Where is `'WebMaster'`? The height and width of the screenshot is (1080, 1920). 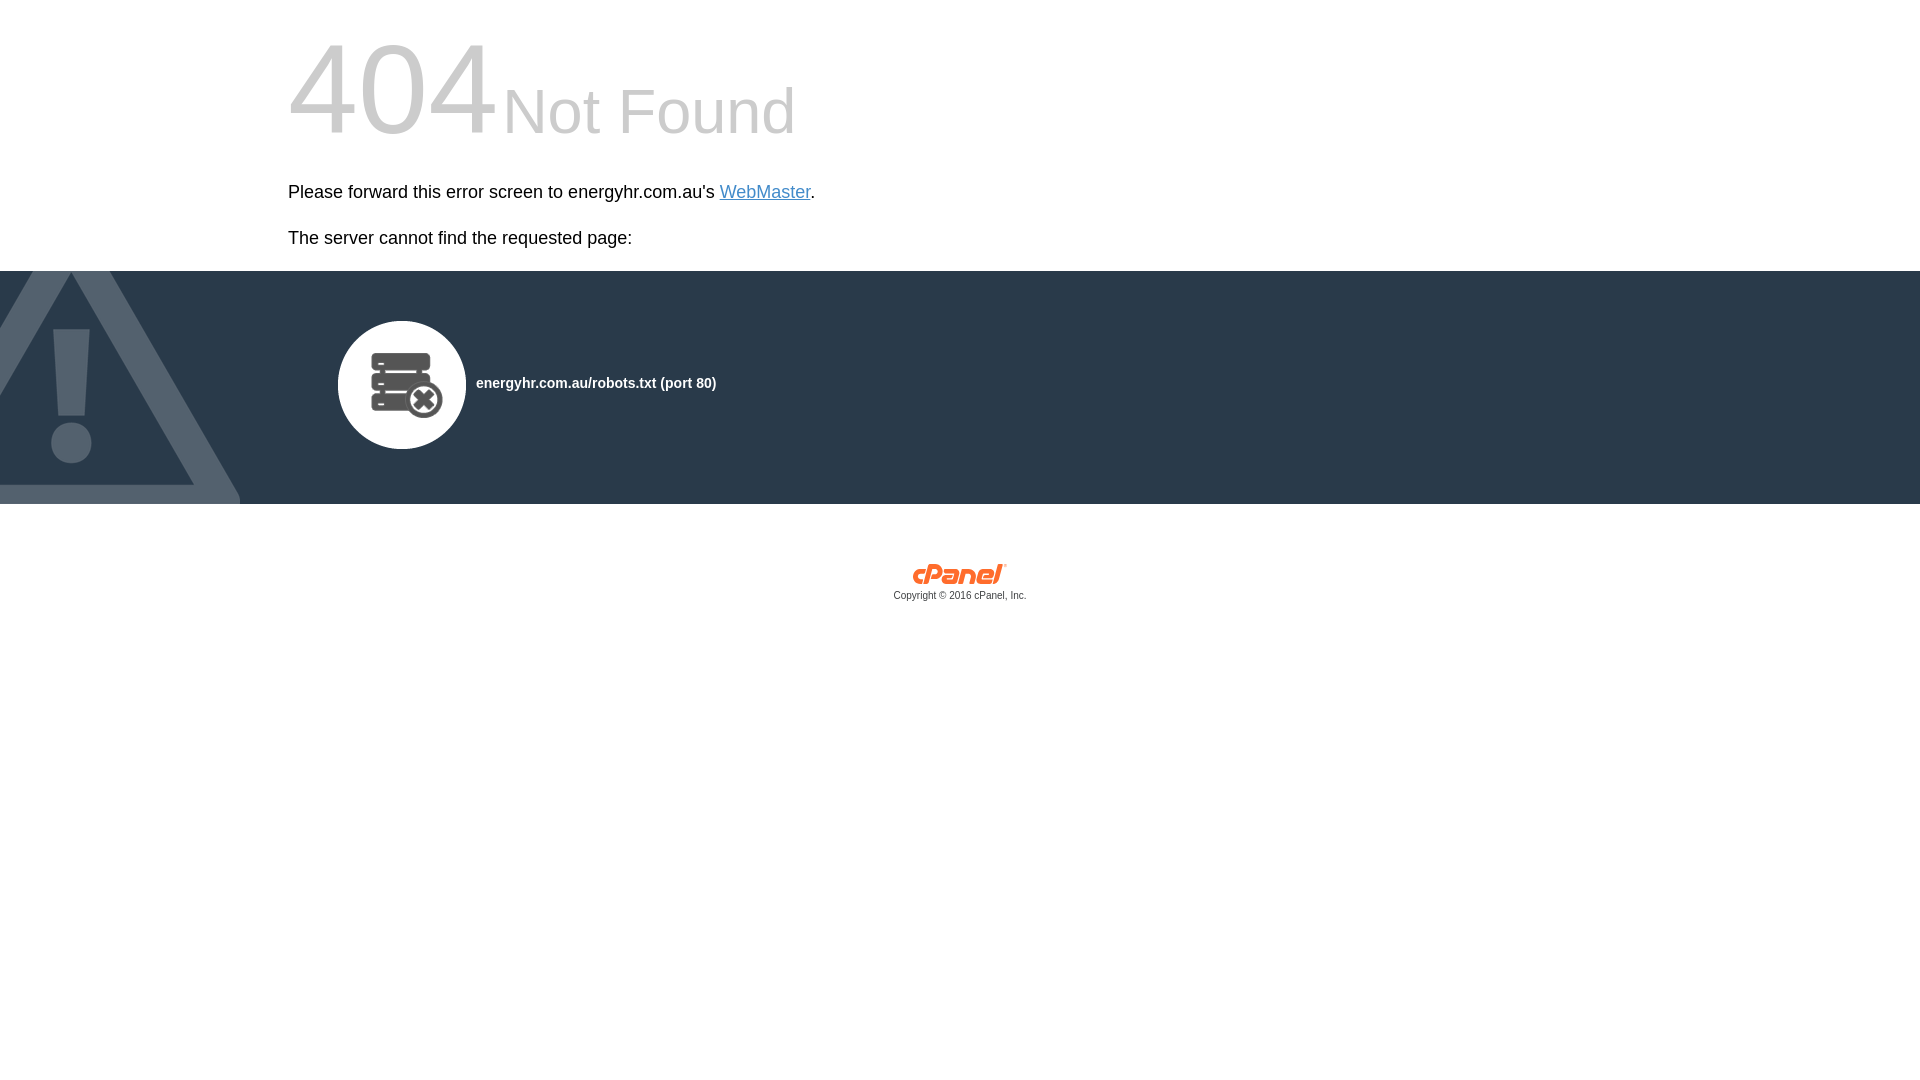 'WebMaster' is located at coordinates (764, 192).